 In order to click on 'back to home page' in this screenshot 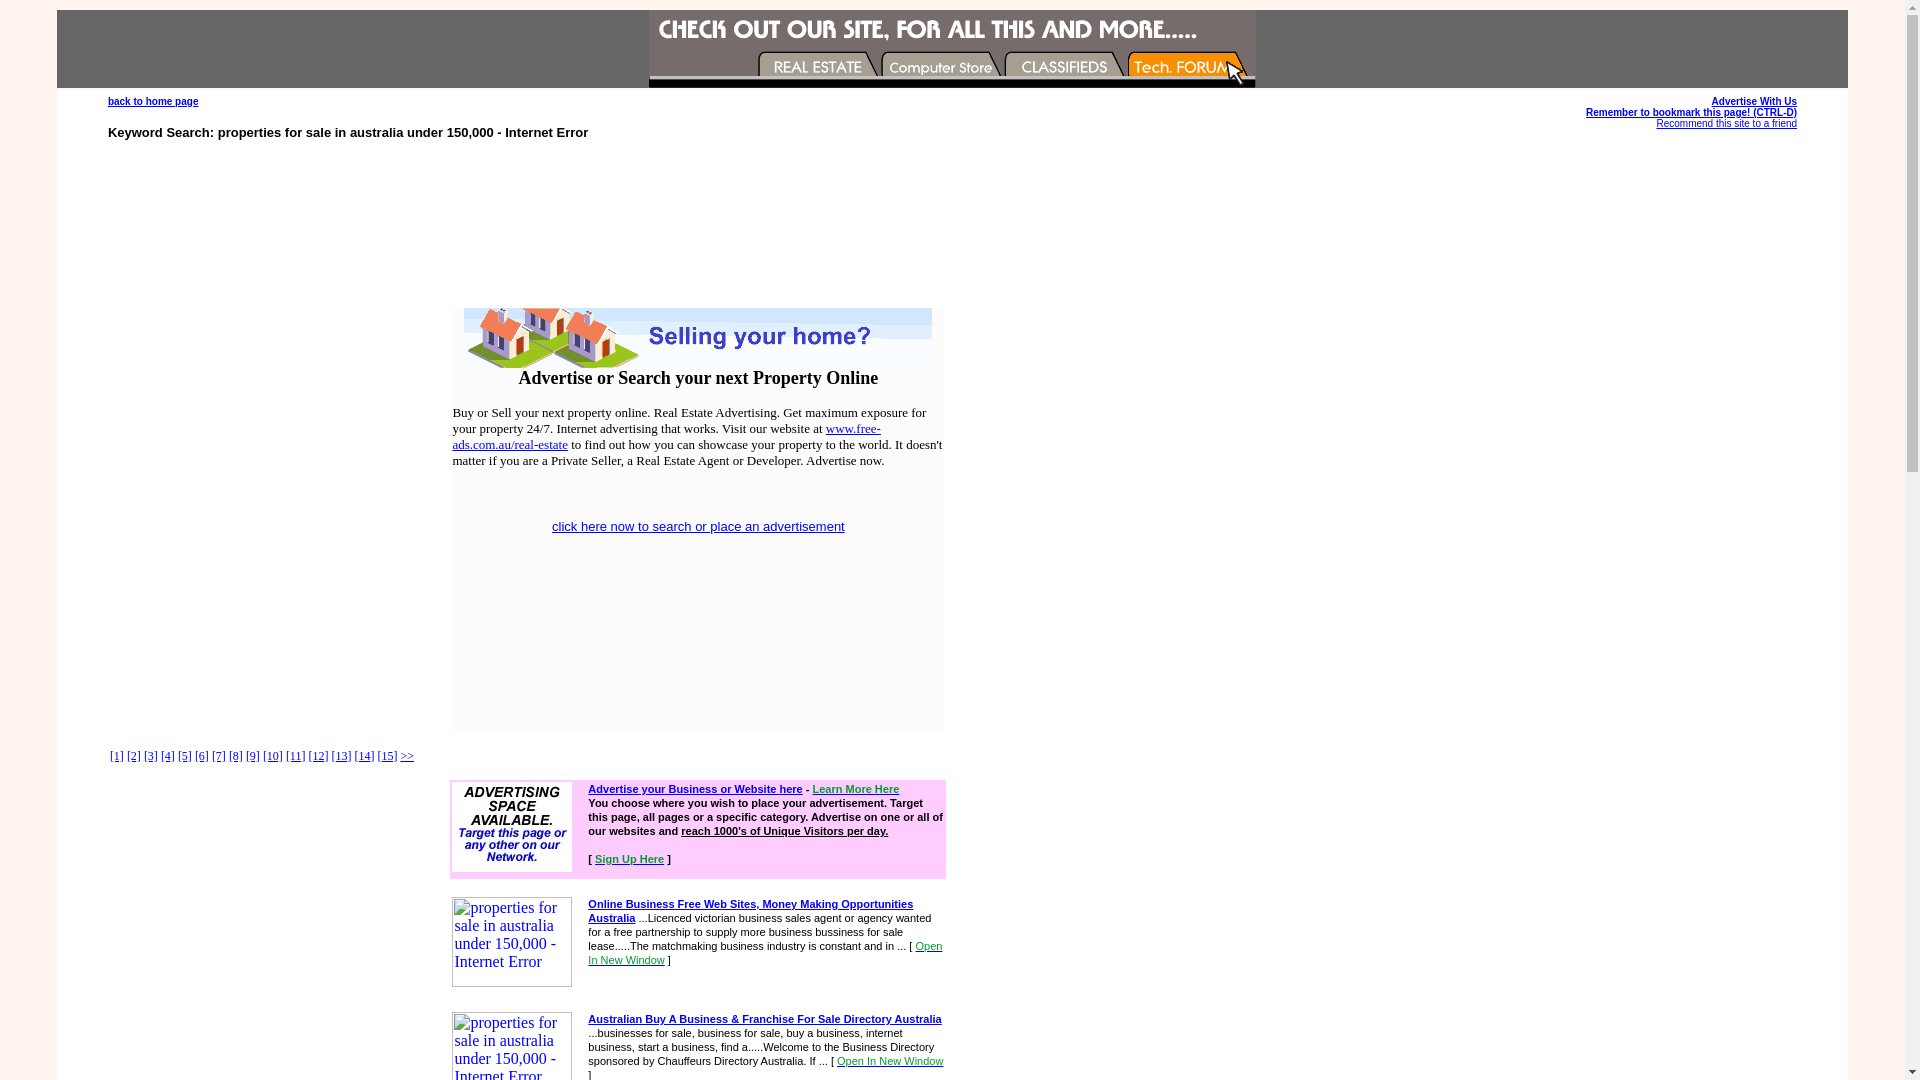, I will do `click(152, 101)`.